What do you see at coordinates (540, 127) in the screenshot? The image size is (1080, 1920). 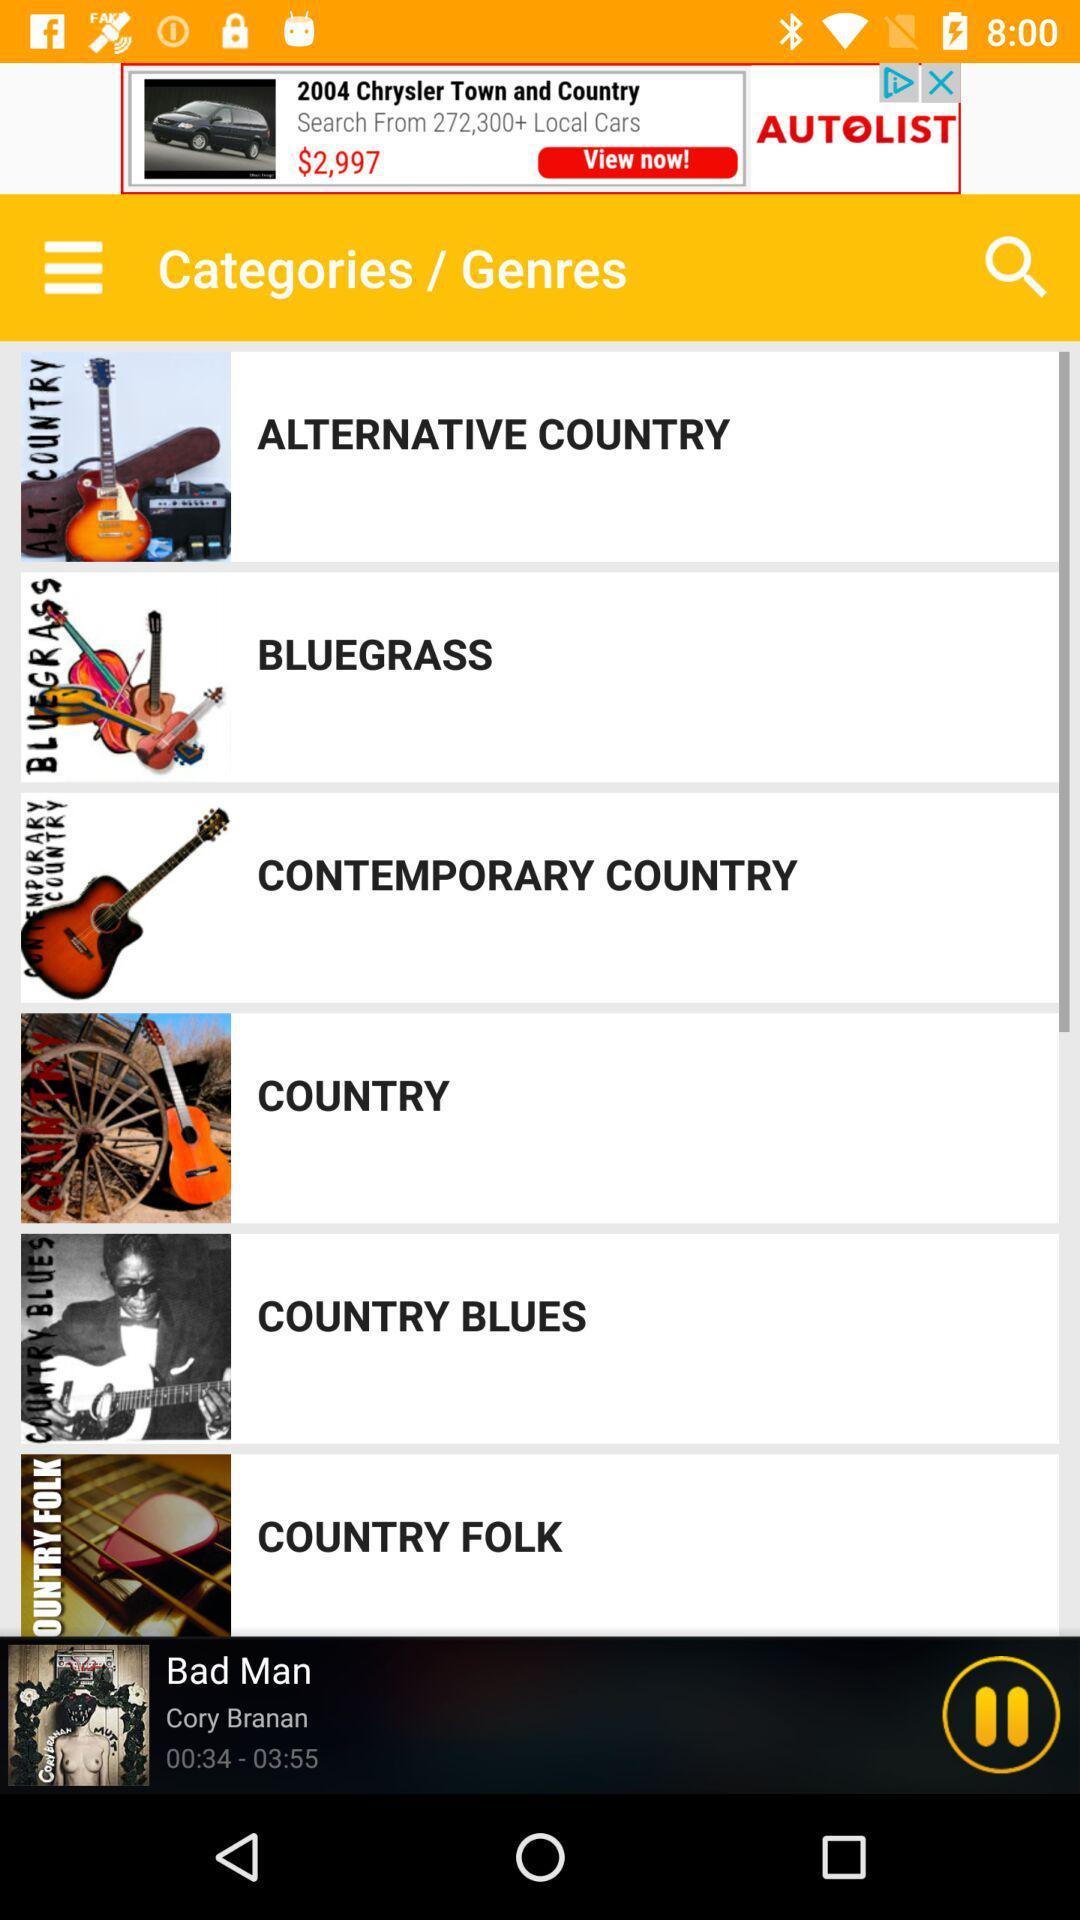 I see `open advertisement` at bounding box center [540, 127].